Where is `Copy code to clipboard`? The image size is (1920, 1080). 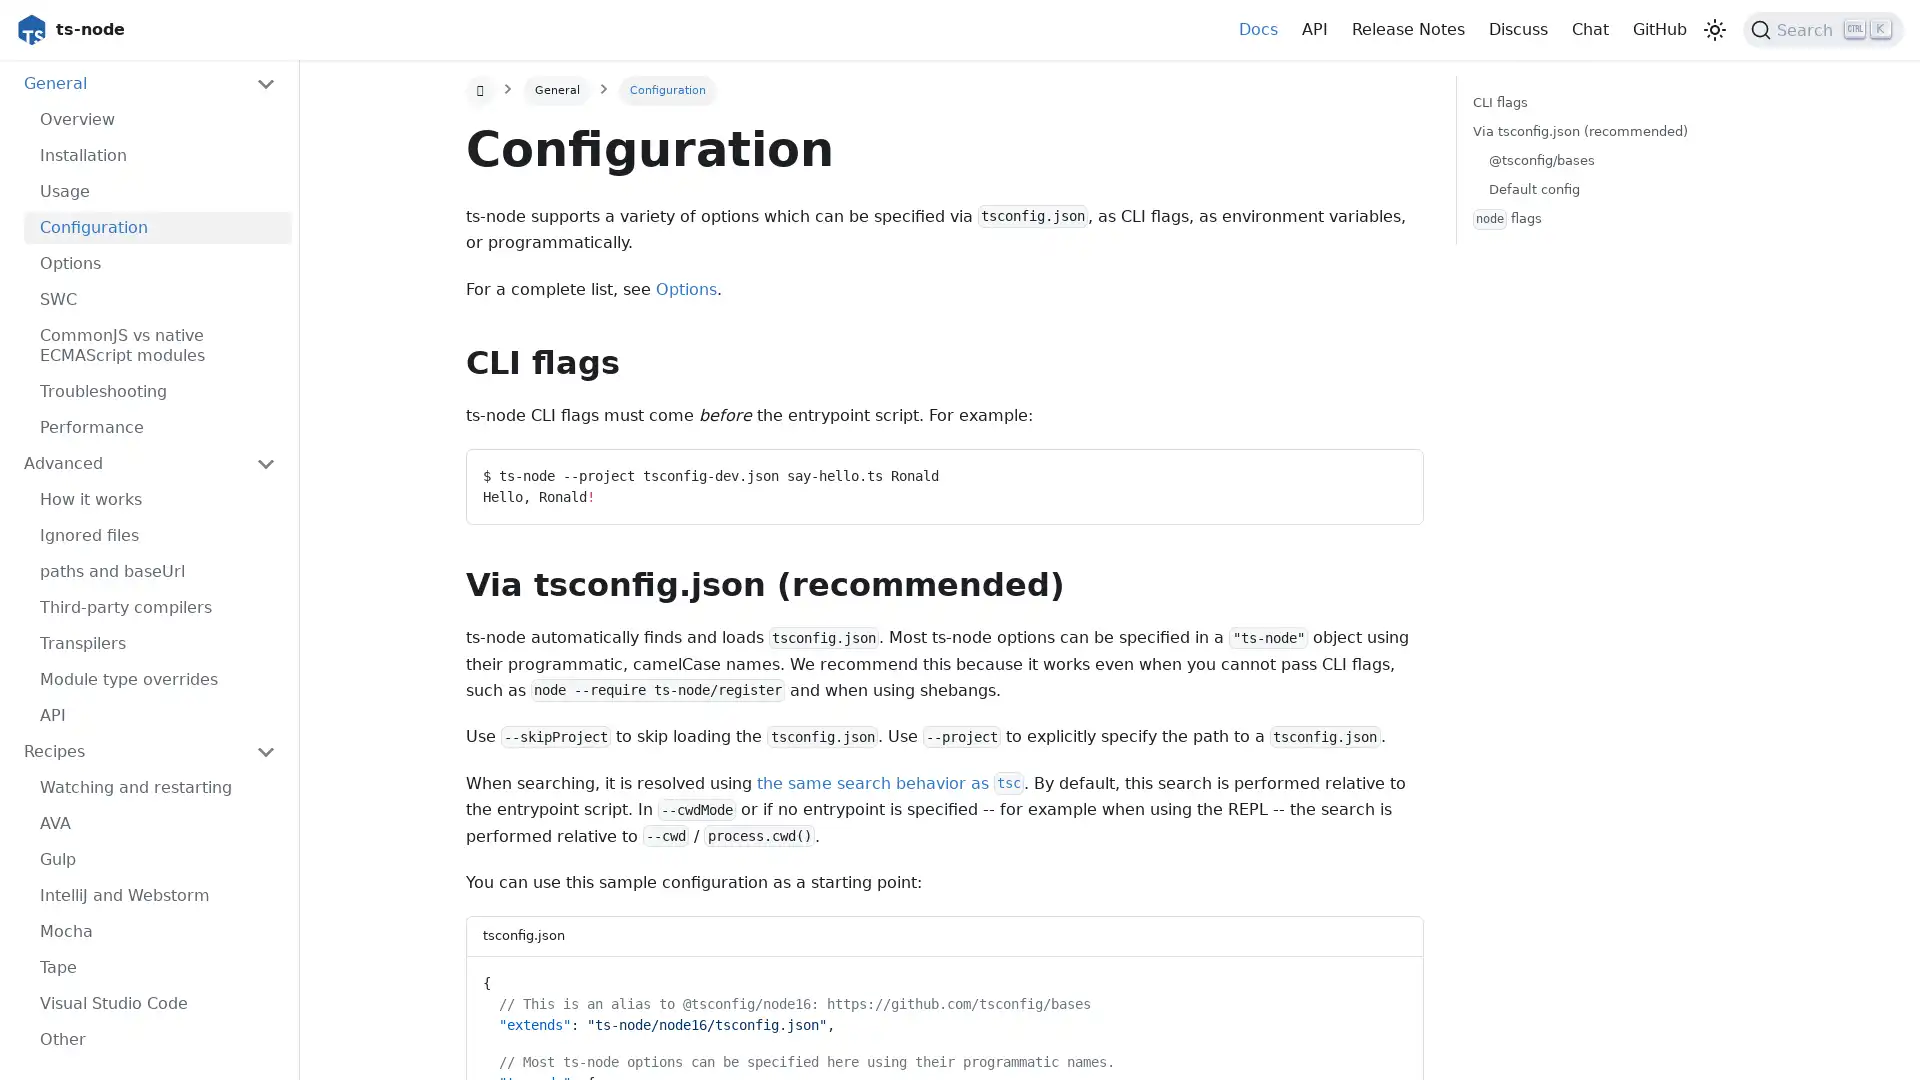 Copy code to clipboard is located at coordinates (1389, 978).